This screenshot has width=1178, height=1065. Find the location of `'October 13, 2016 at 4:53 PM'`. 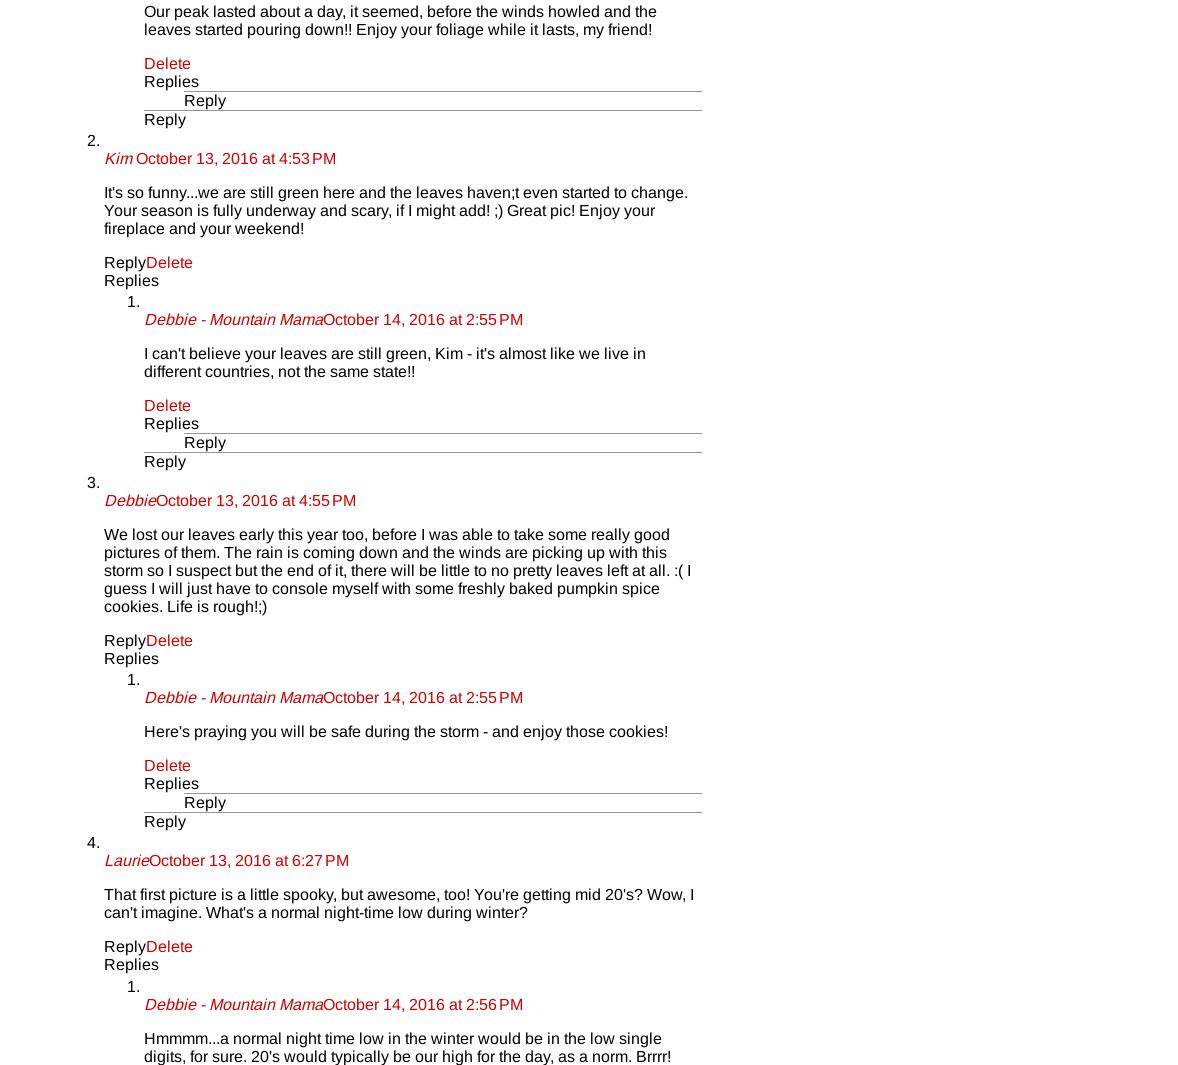

'October 13, 2016 at 4:53 PM' is located at coordinates (234, 156).